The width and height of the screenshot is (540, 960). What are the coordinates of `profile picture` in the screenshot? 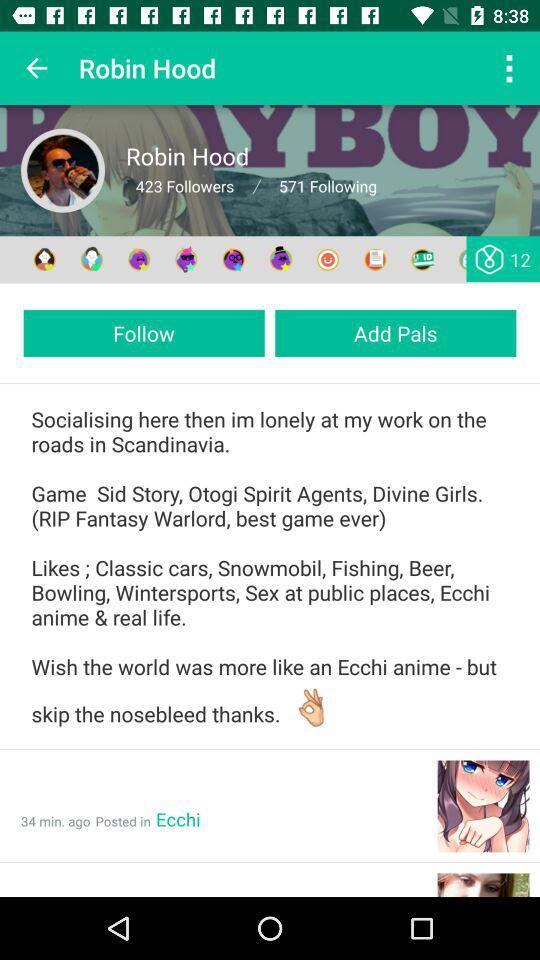 It's located at (63, 169).